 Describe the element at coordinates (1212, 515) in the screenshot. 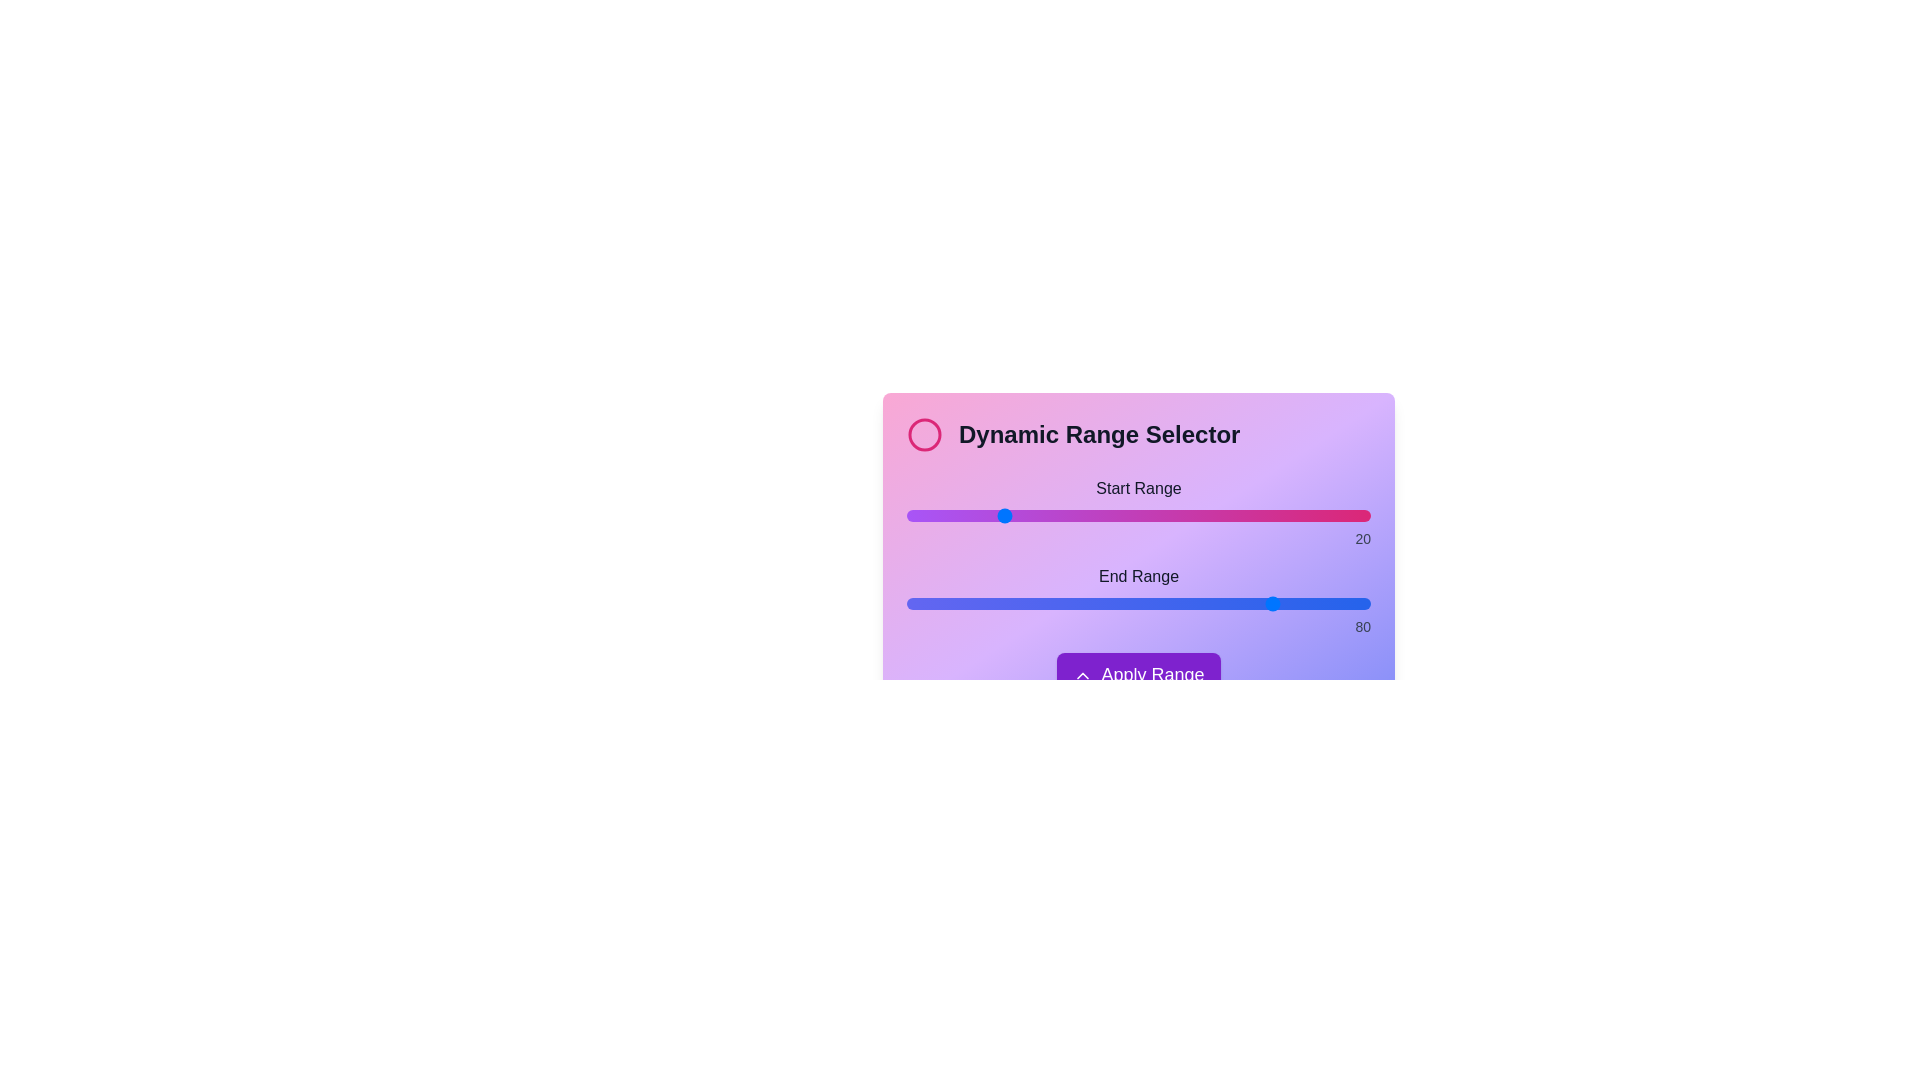

I see `the start range slider to 66 by dragging the slider to the desired position` at that location.